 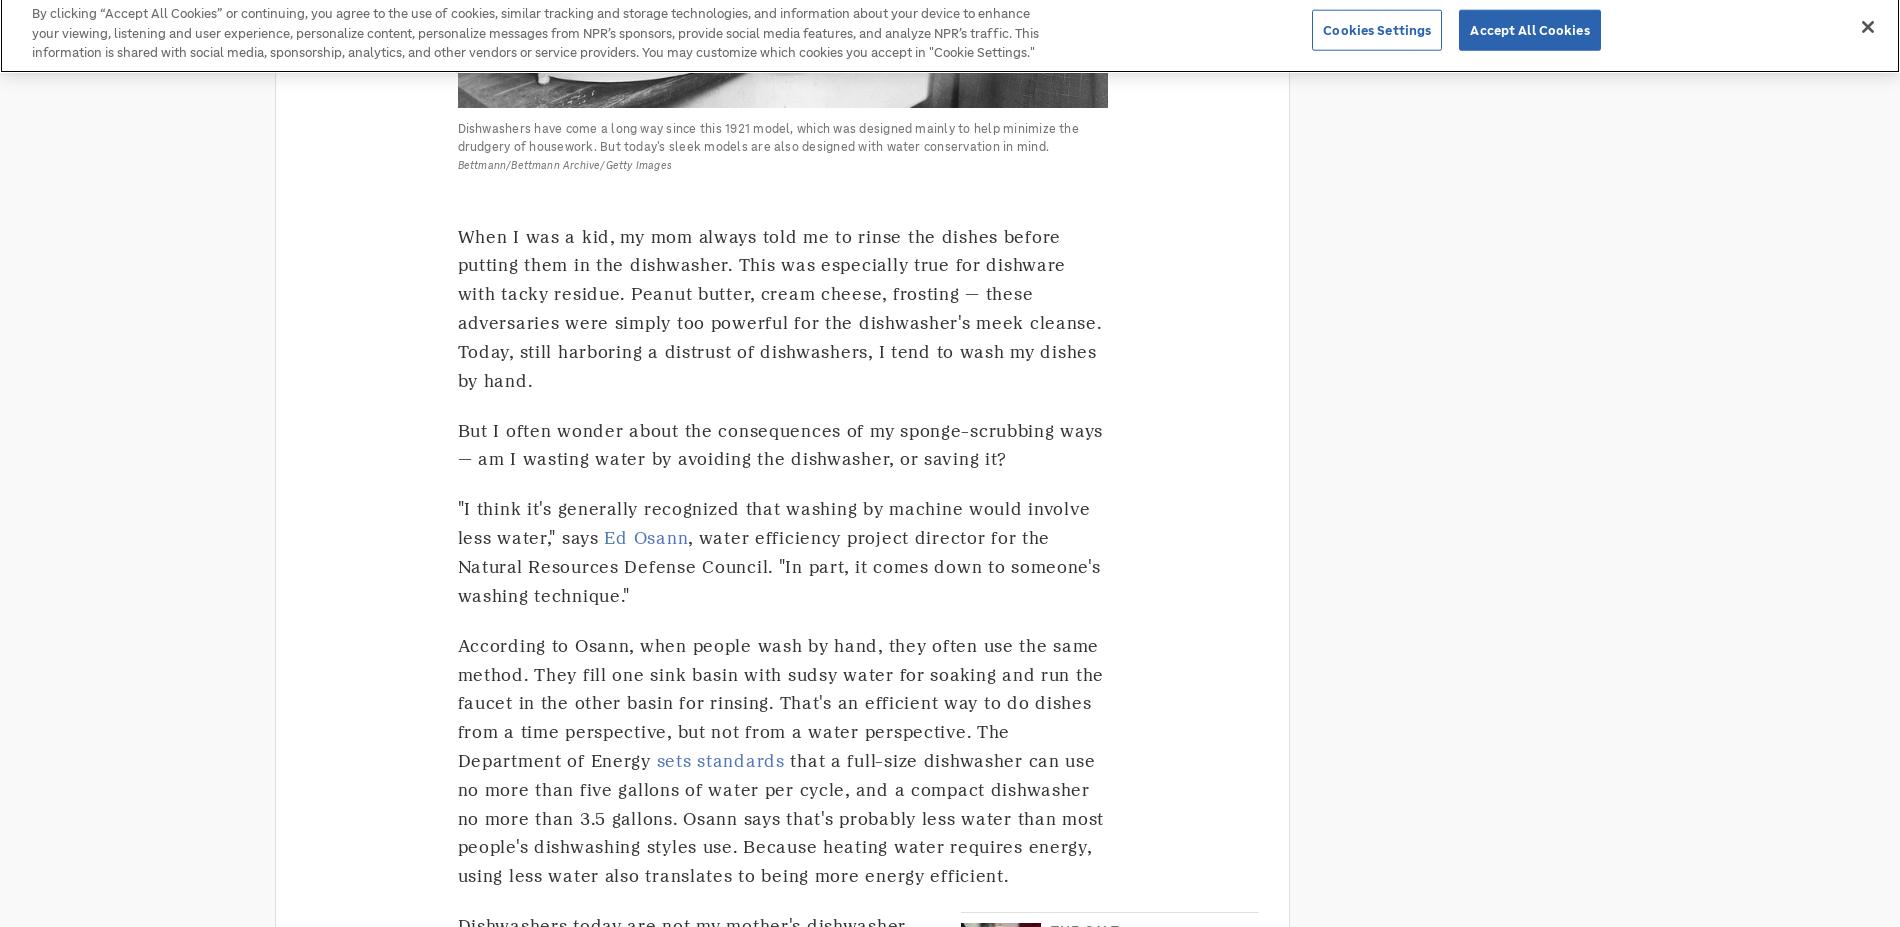 What do you see at coordinates (779, 701) in the screenshot?
I see `'According to Osann, when people wash by hand, they often use the same method. They fill one sink basin with sudsy water for soaking and run the faucet in the other basin for rinsing. That's an efficient way to do dishes from a time perspective, but not from a water perspective. The Department of Energy'` at bounding box center [779, 701].